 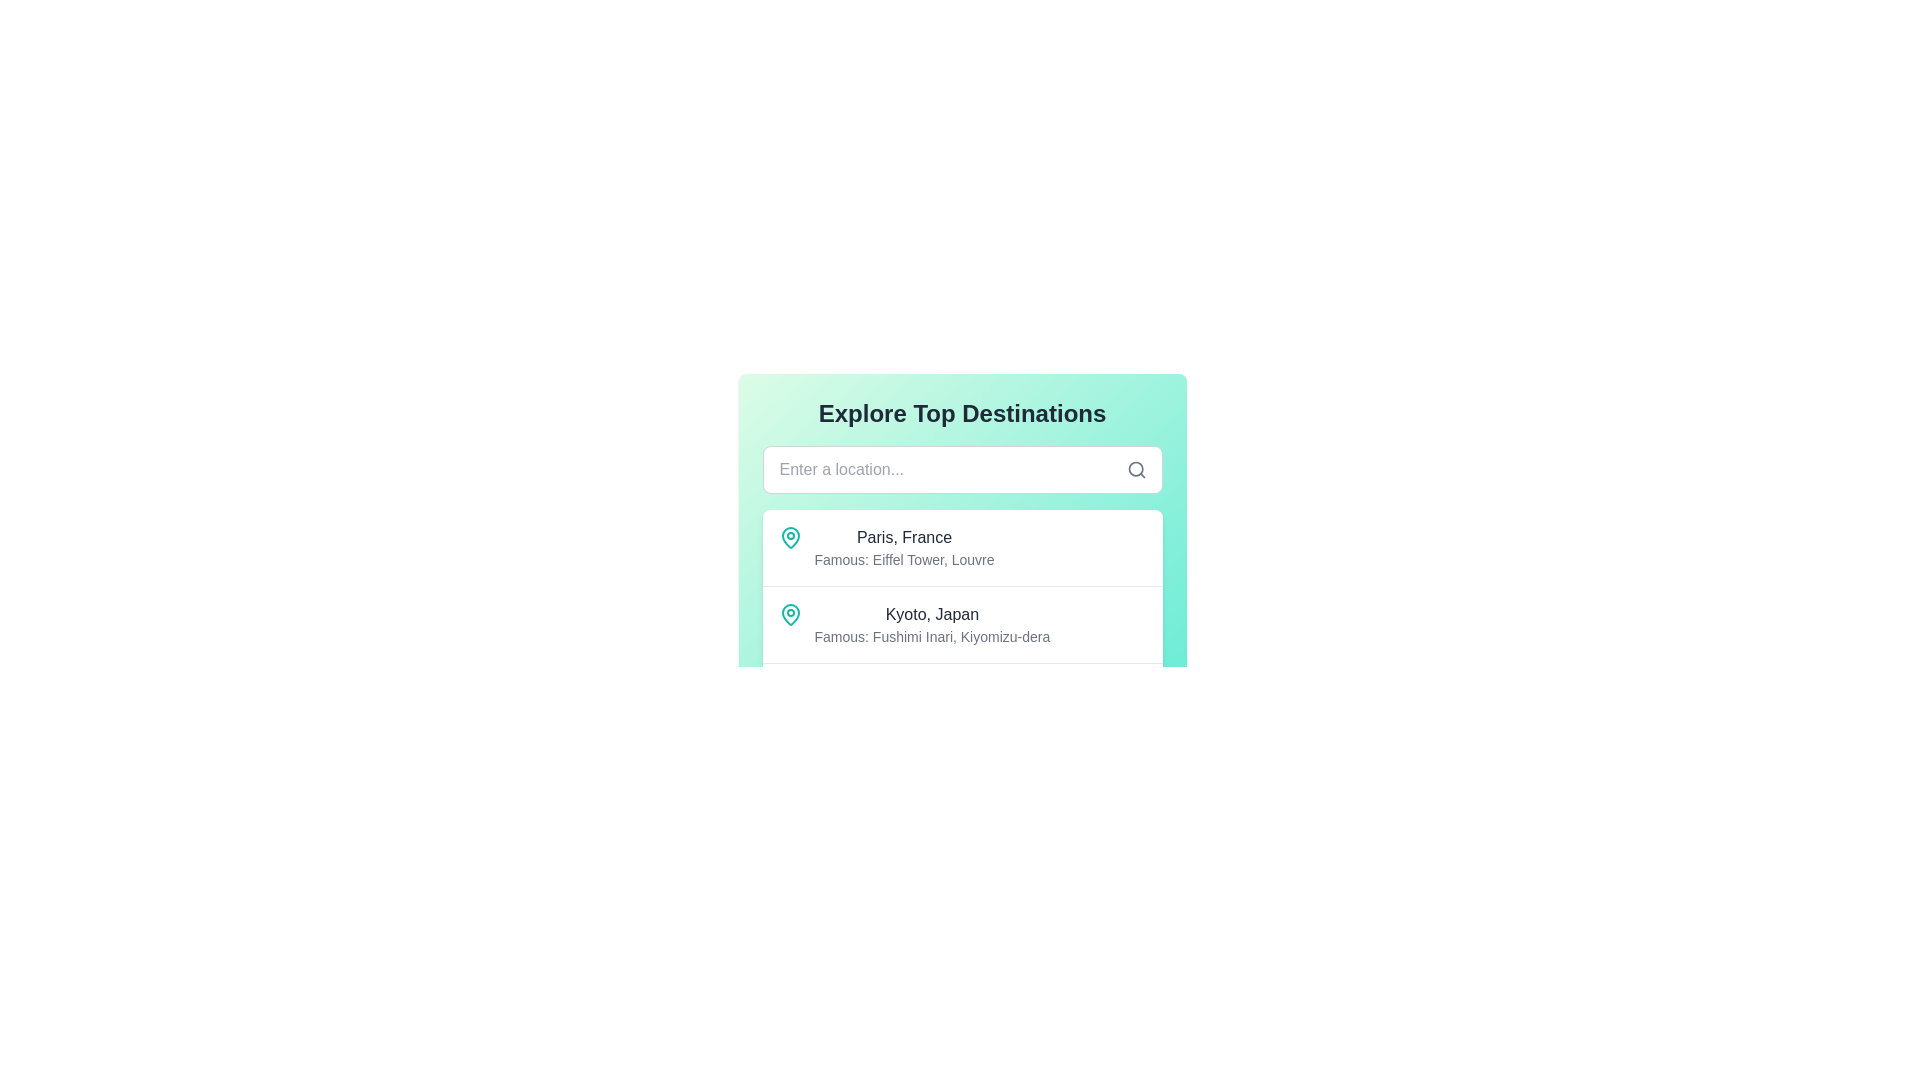 I want to click on the map pin icon located in the second list item of the 'Explore Top Destinations' section, which corresponds to 'Kyoto, Japan', so click(x=789, y=613).